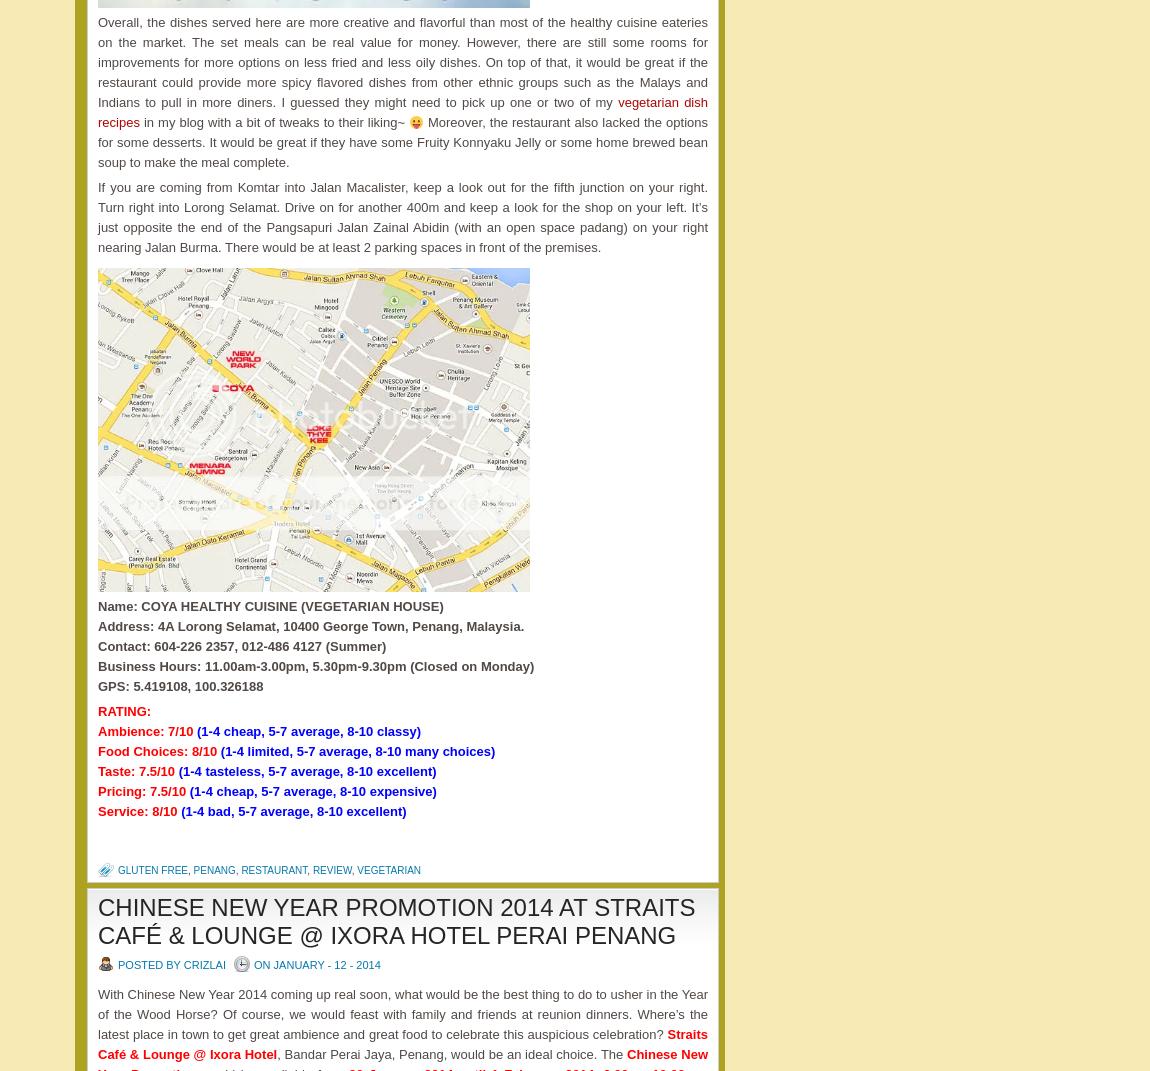 Image resolution: width=1150 pixels, height=1071 pixels. What do you see at coordinates (389, 870) in the screenshot?
I see `'vegetarian'` at bounding box center [389, 870].